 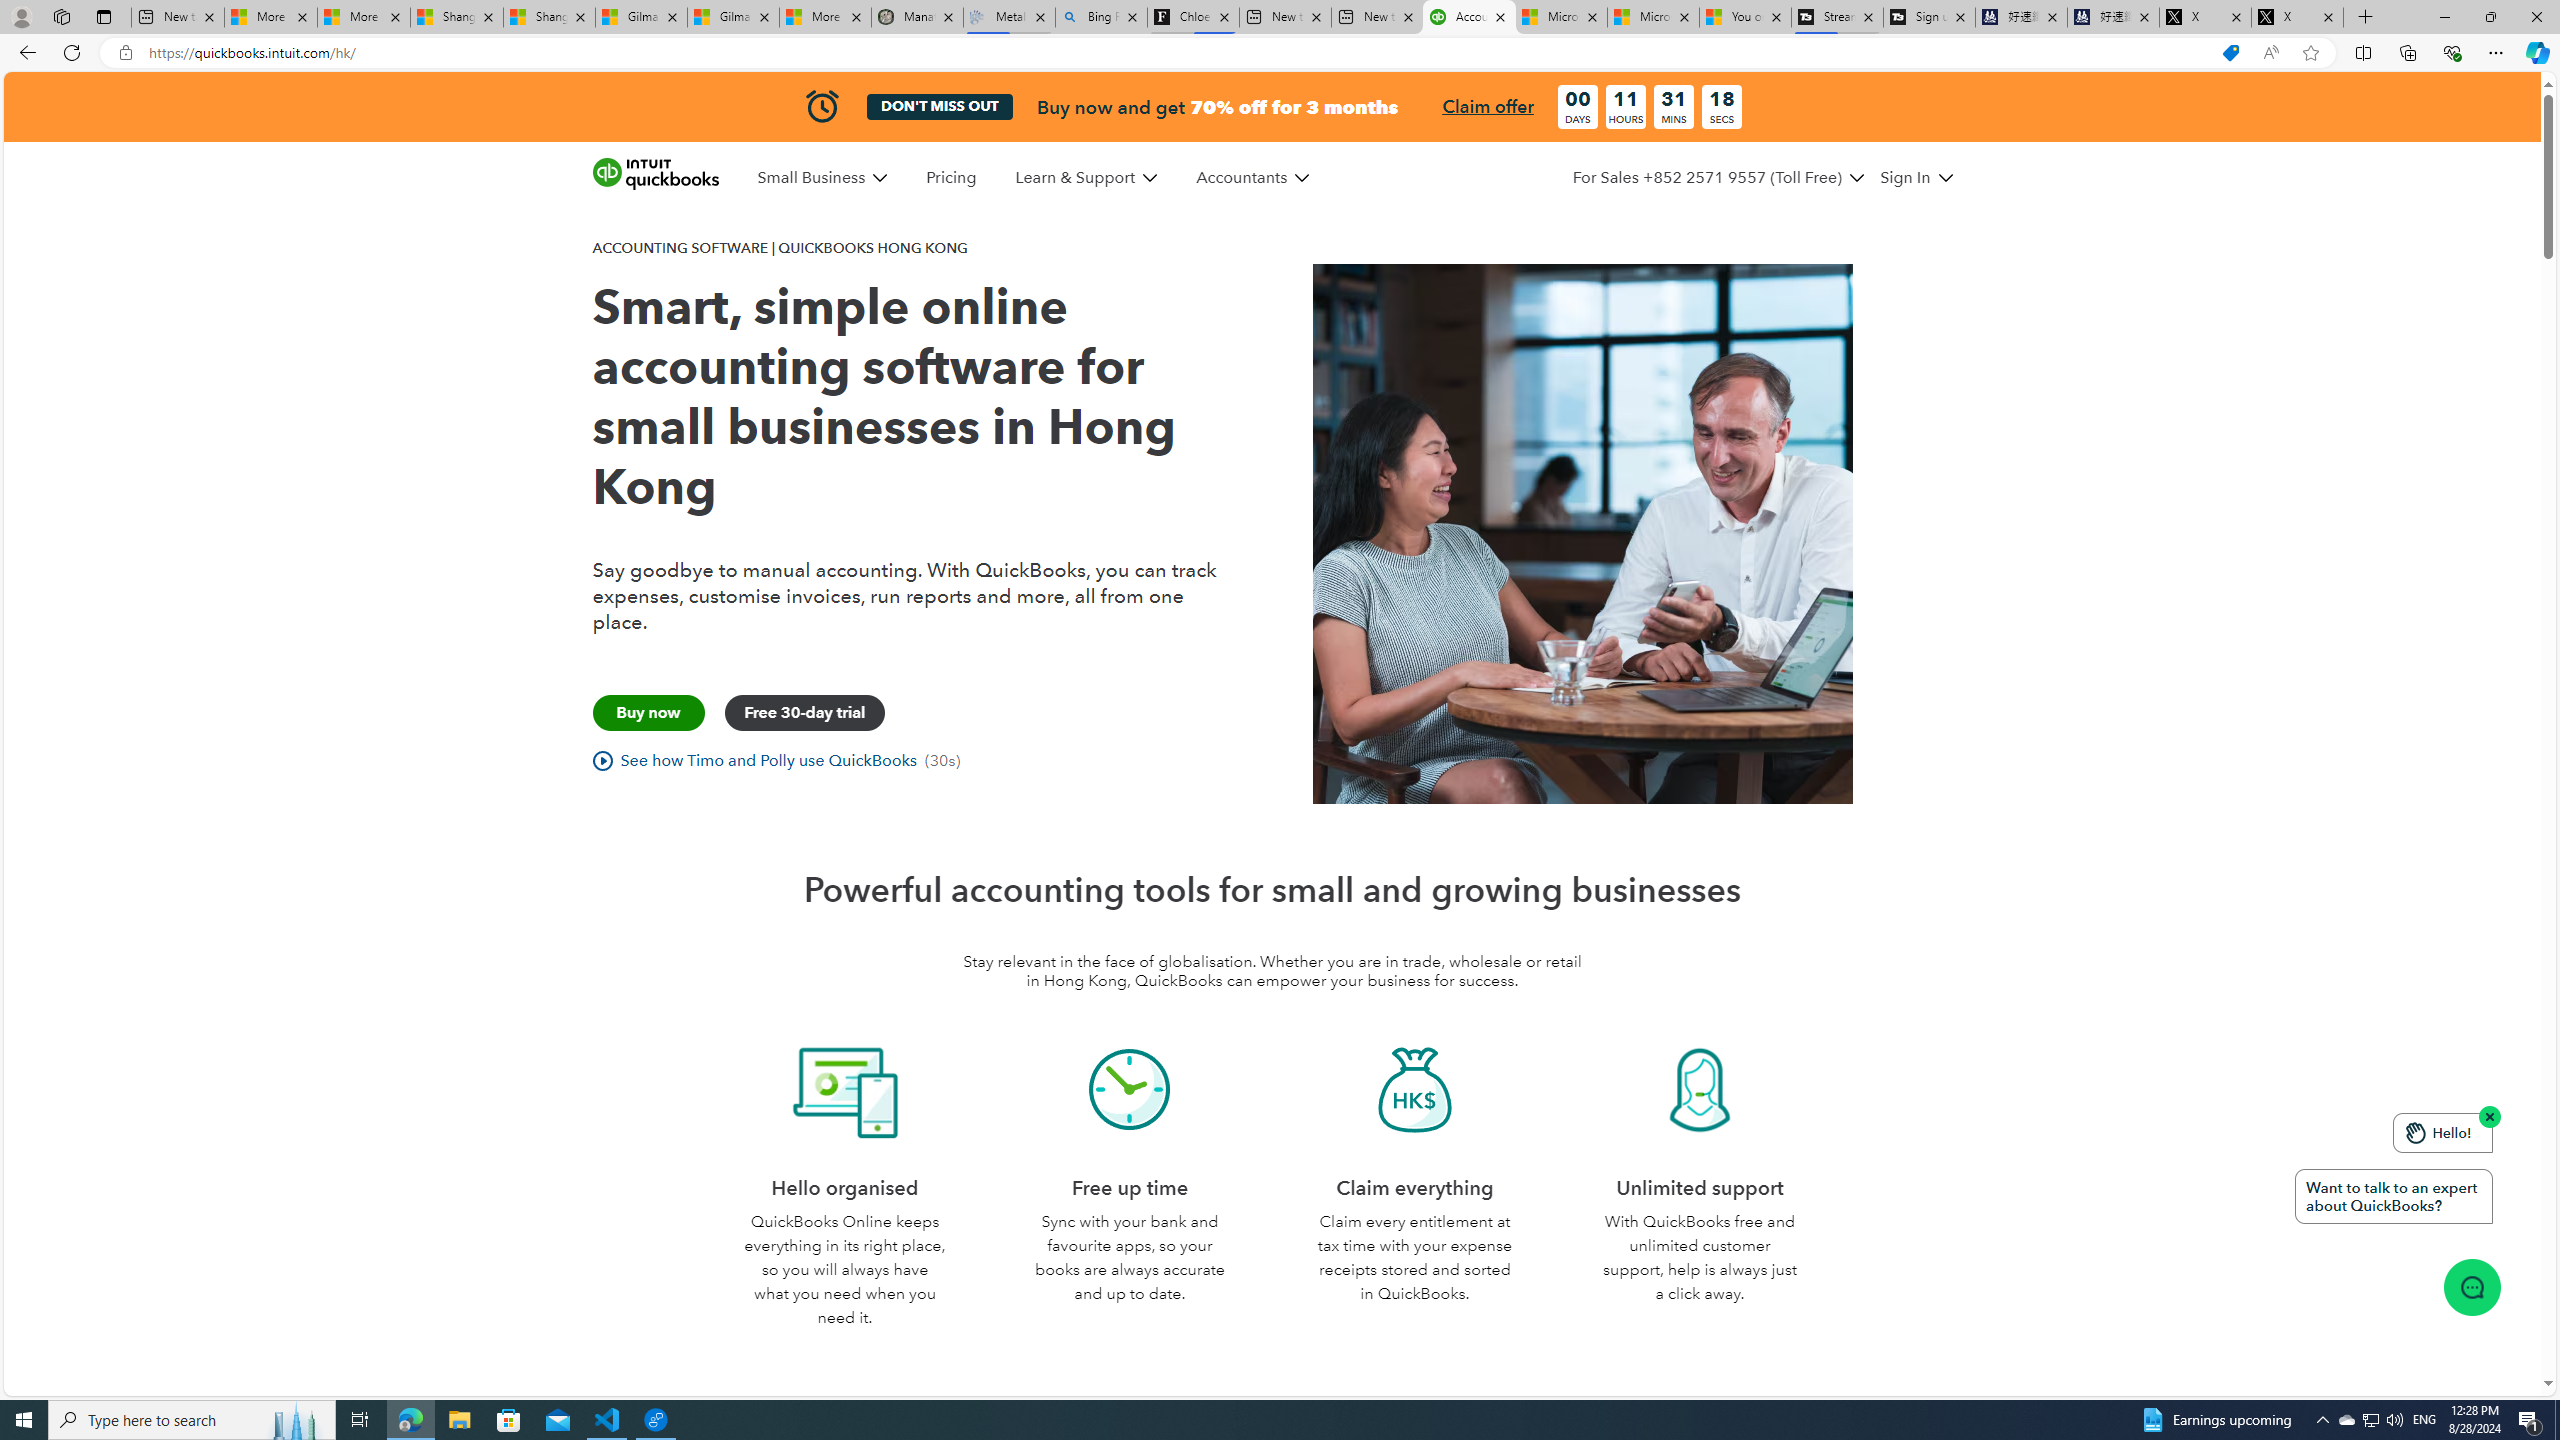 I want to click on 'Buy now', so click(x=647, y=712).